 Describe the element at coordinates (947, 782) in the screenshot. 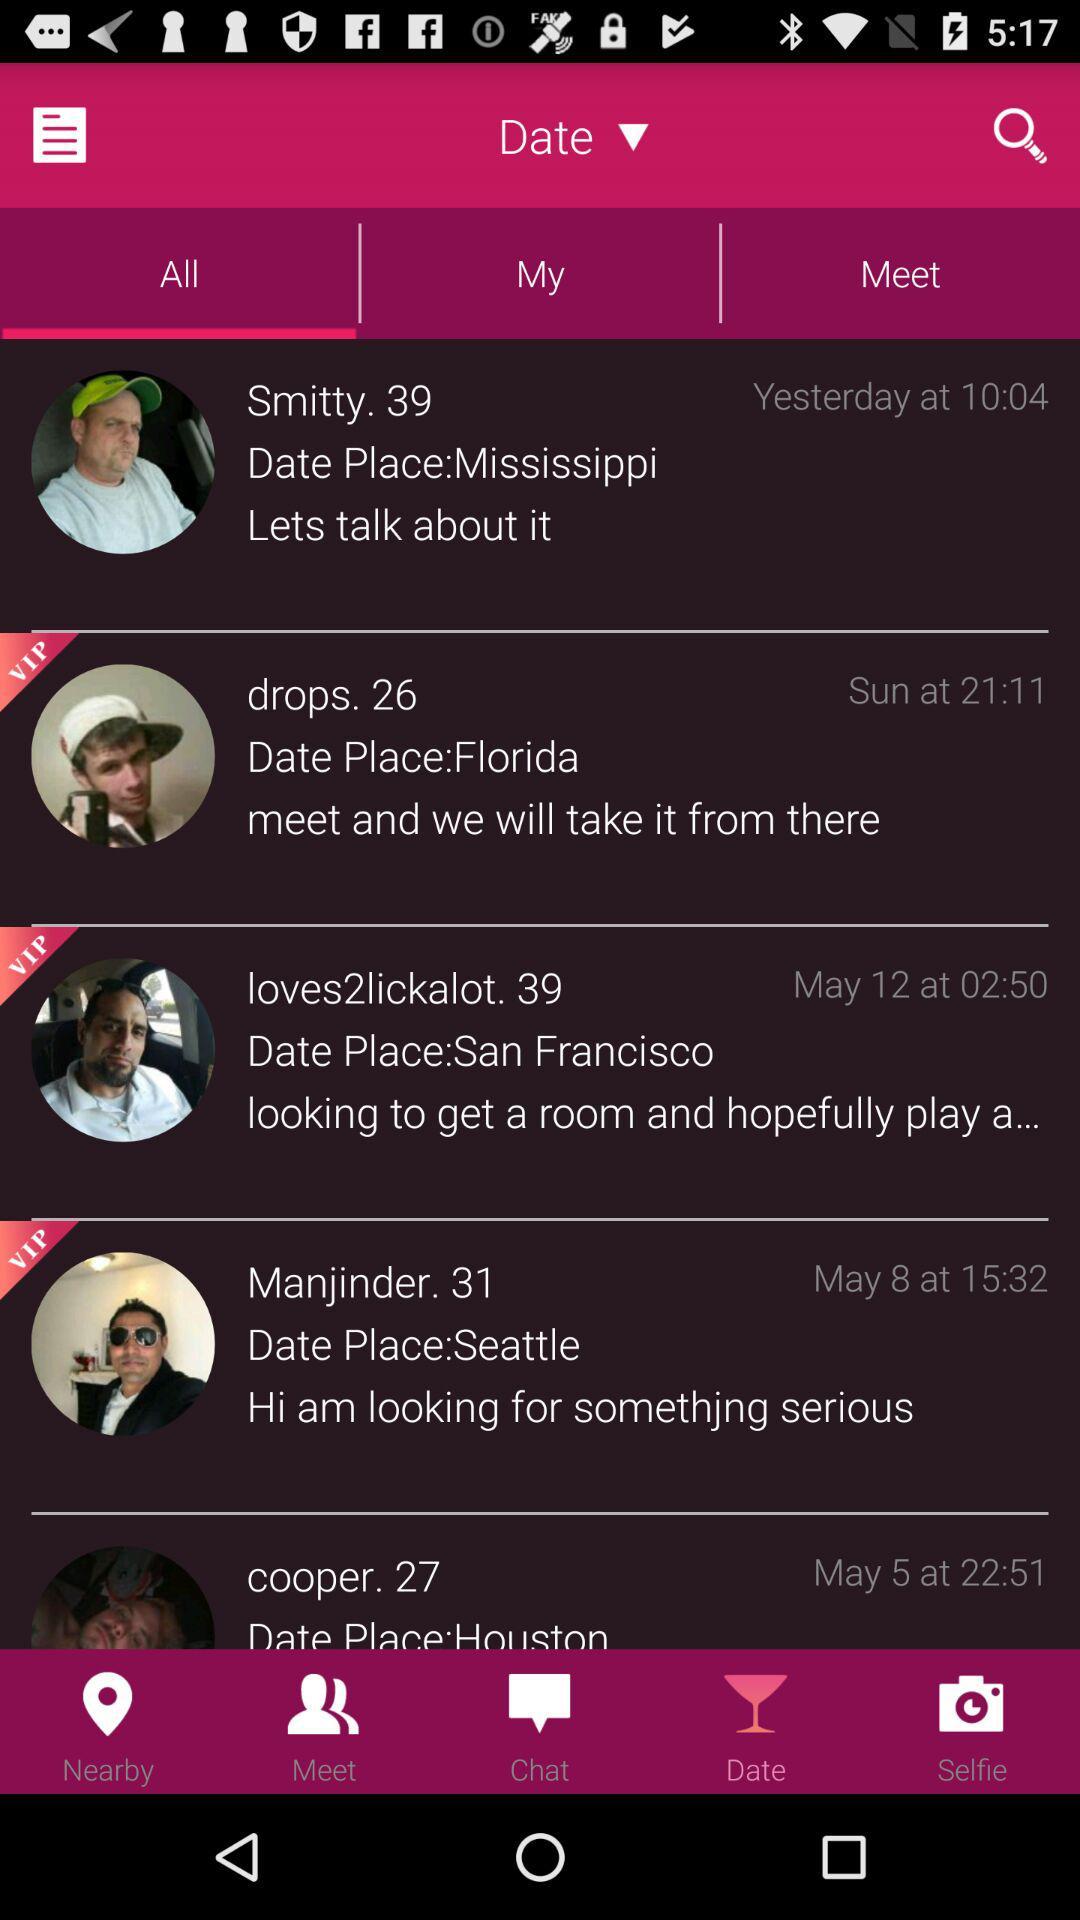

I see `item to the right of date place:florida app` at that location.